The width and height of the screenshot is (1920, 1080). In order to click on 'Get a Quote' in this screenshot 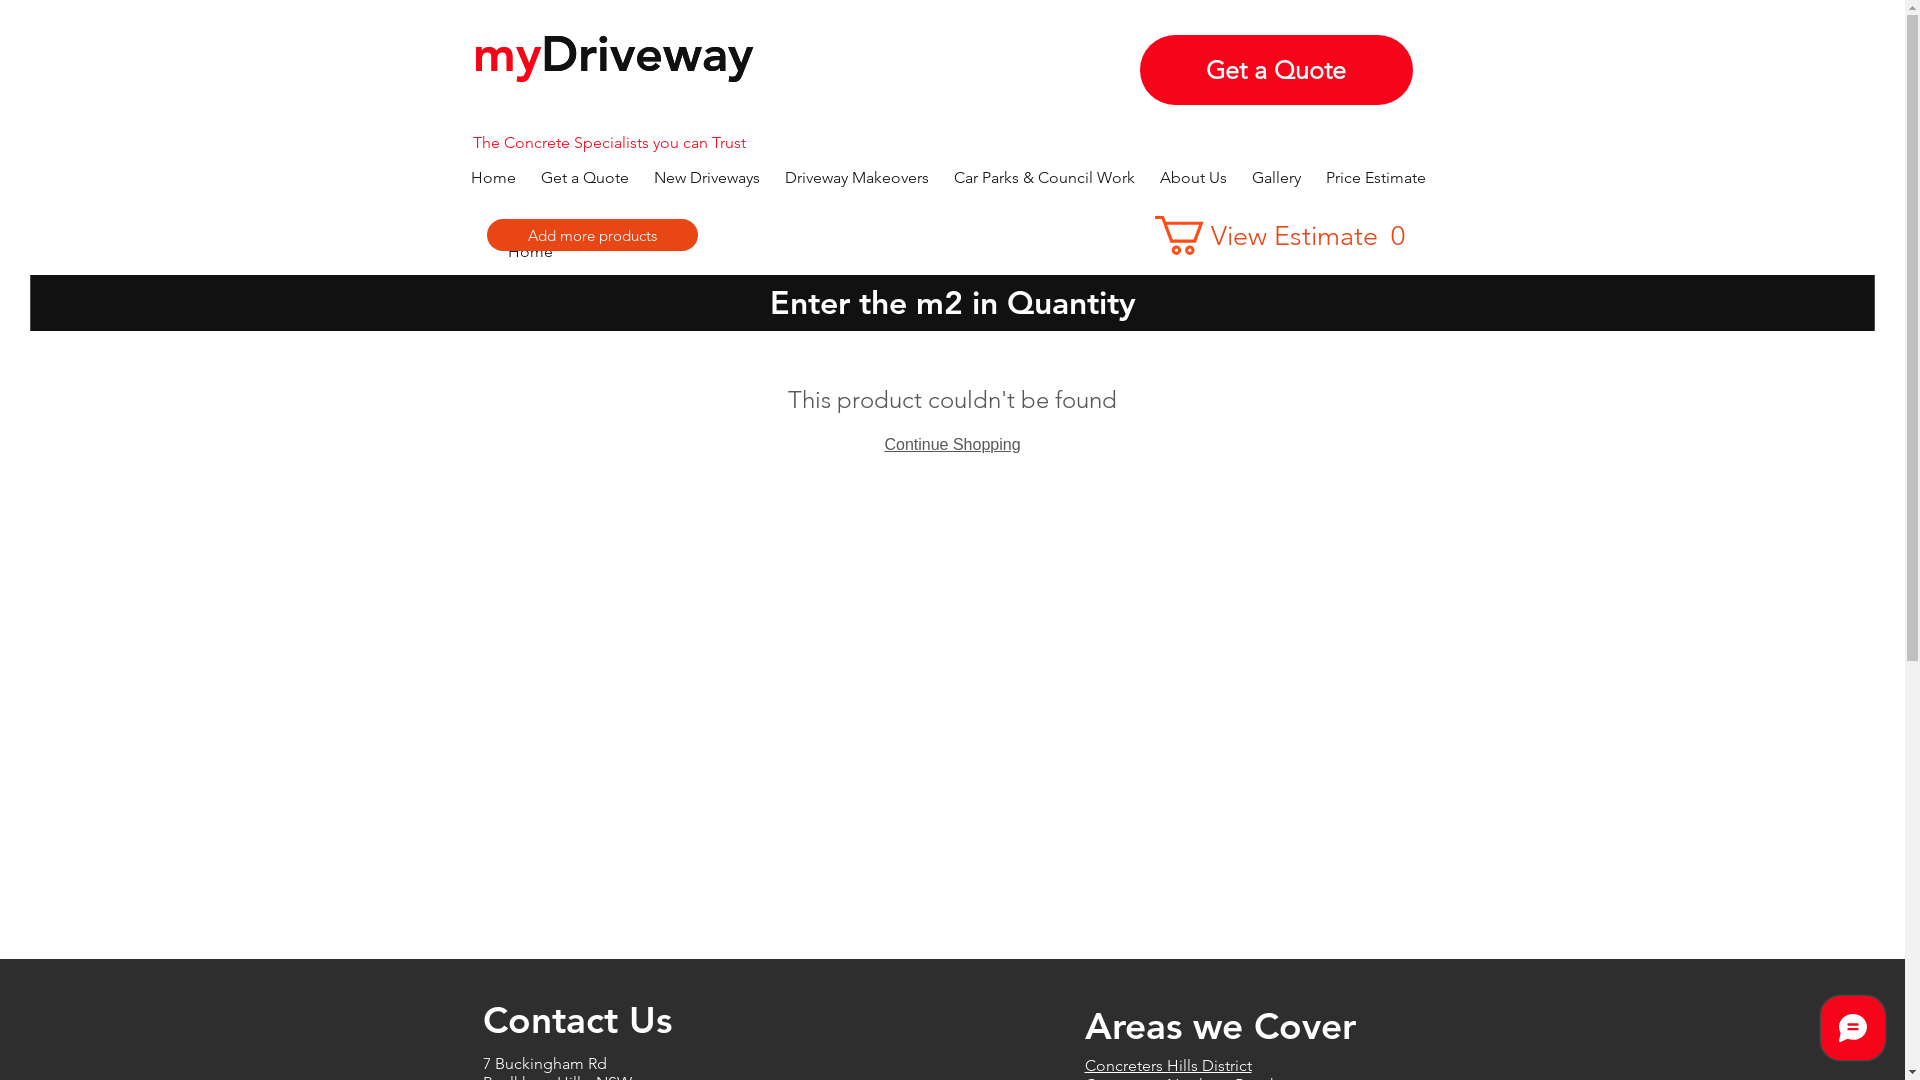, I will do `click(1275, 68)`.